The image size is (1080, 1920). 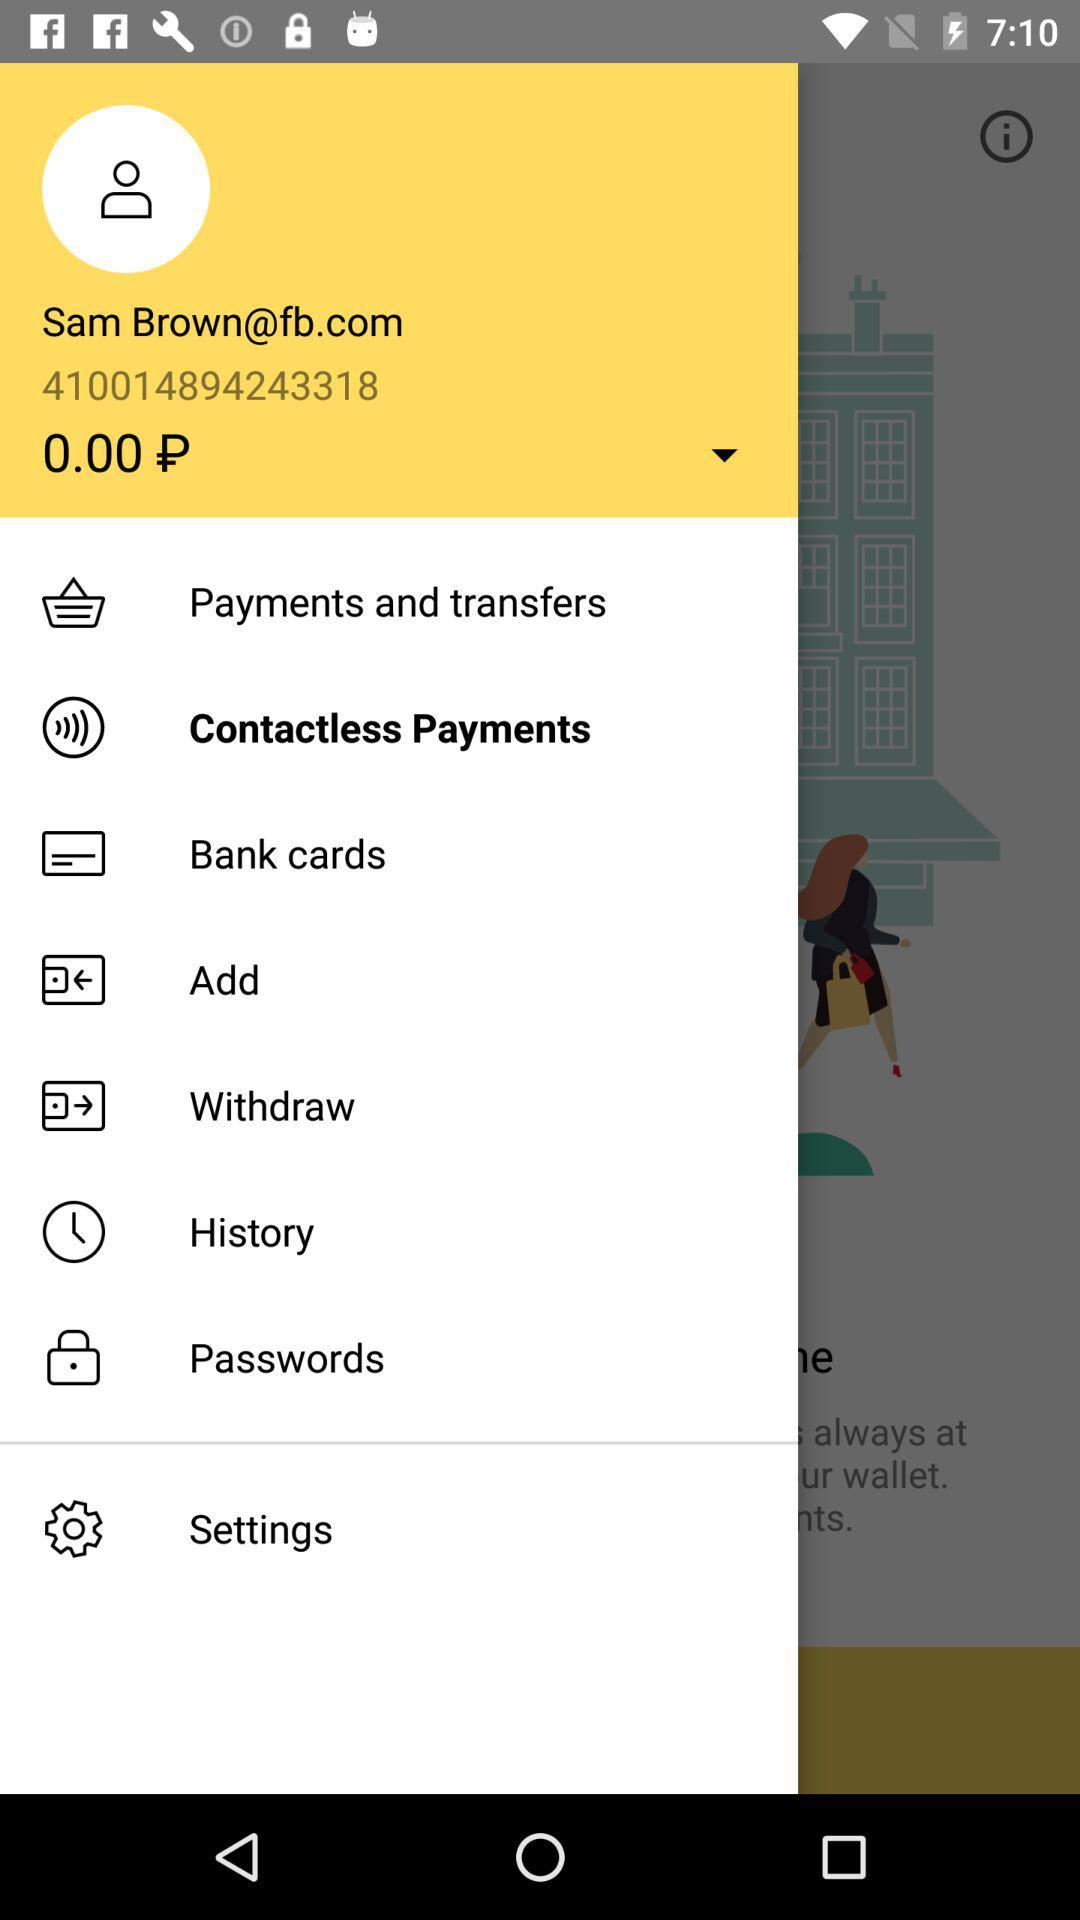 I want to click on the info icon, so click(x=1006, y=135).